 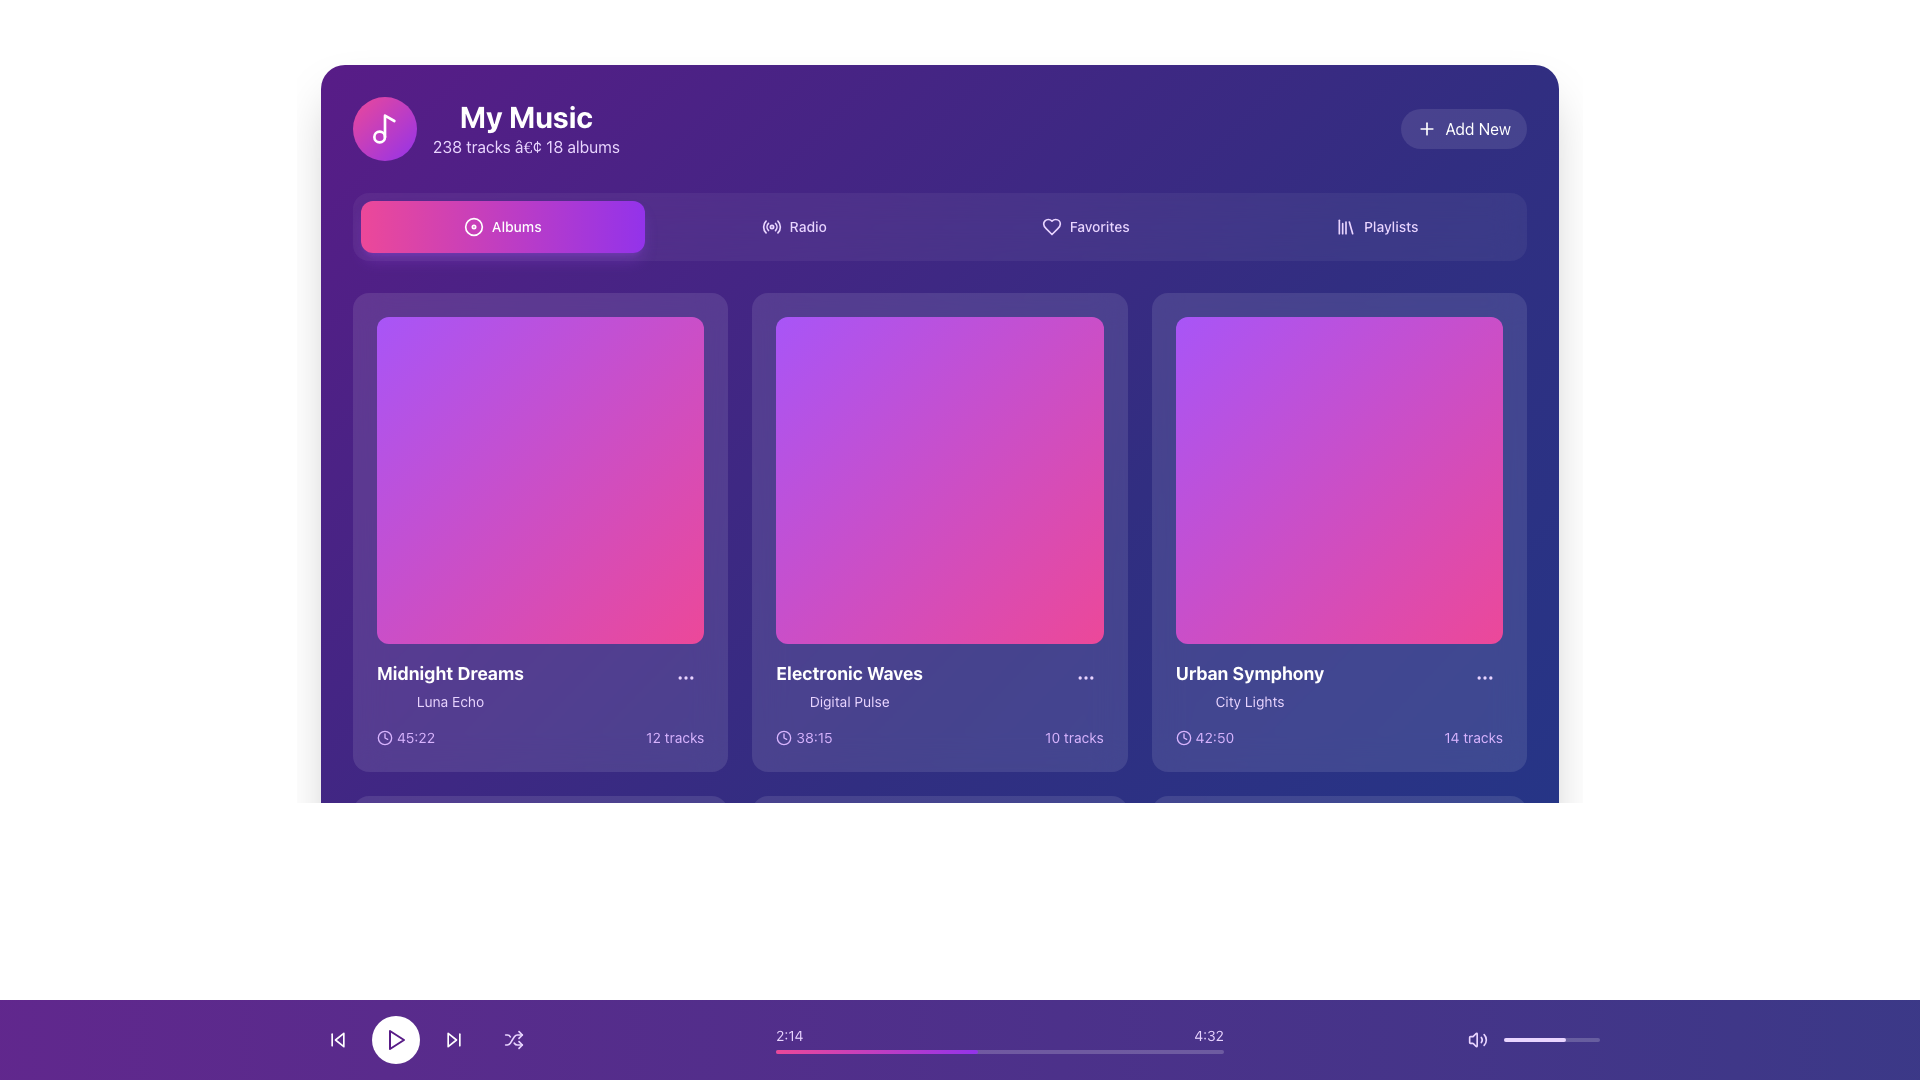 What do you see at coordinates (675, 738) in the screenshot?
I see `the text label indicating the number of tracks available in the album or playlist, located at the bottom right corner of the 'Midnight Dreams' album tile` at bounding box center [675, 738].